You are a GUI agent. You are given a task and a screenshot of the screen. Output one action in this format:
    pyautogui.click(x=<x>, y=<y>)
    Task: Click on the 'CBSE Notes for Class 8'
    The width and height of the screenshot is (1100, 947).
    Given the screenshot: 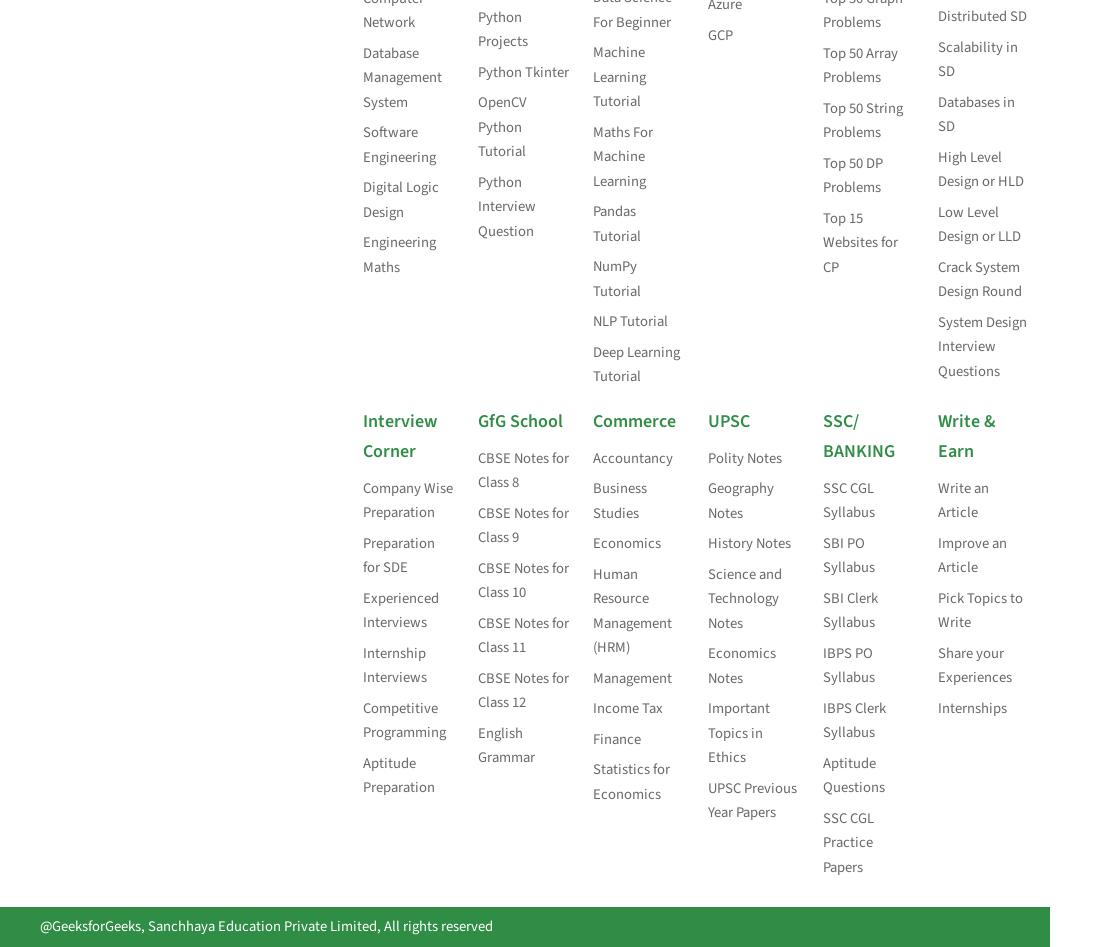 What is the action you would take?
    pyautogui.click(x=523, y=469)
    